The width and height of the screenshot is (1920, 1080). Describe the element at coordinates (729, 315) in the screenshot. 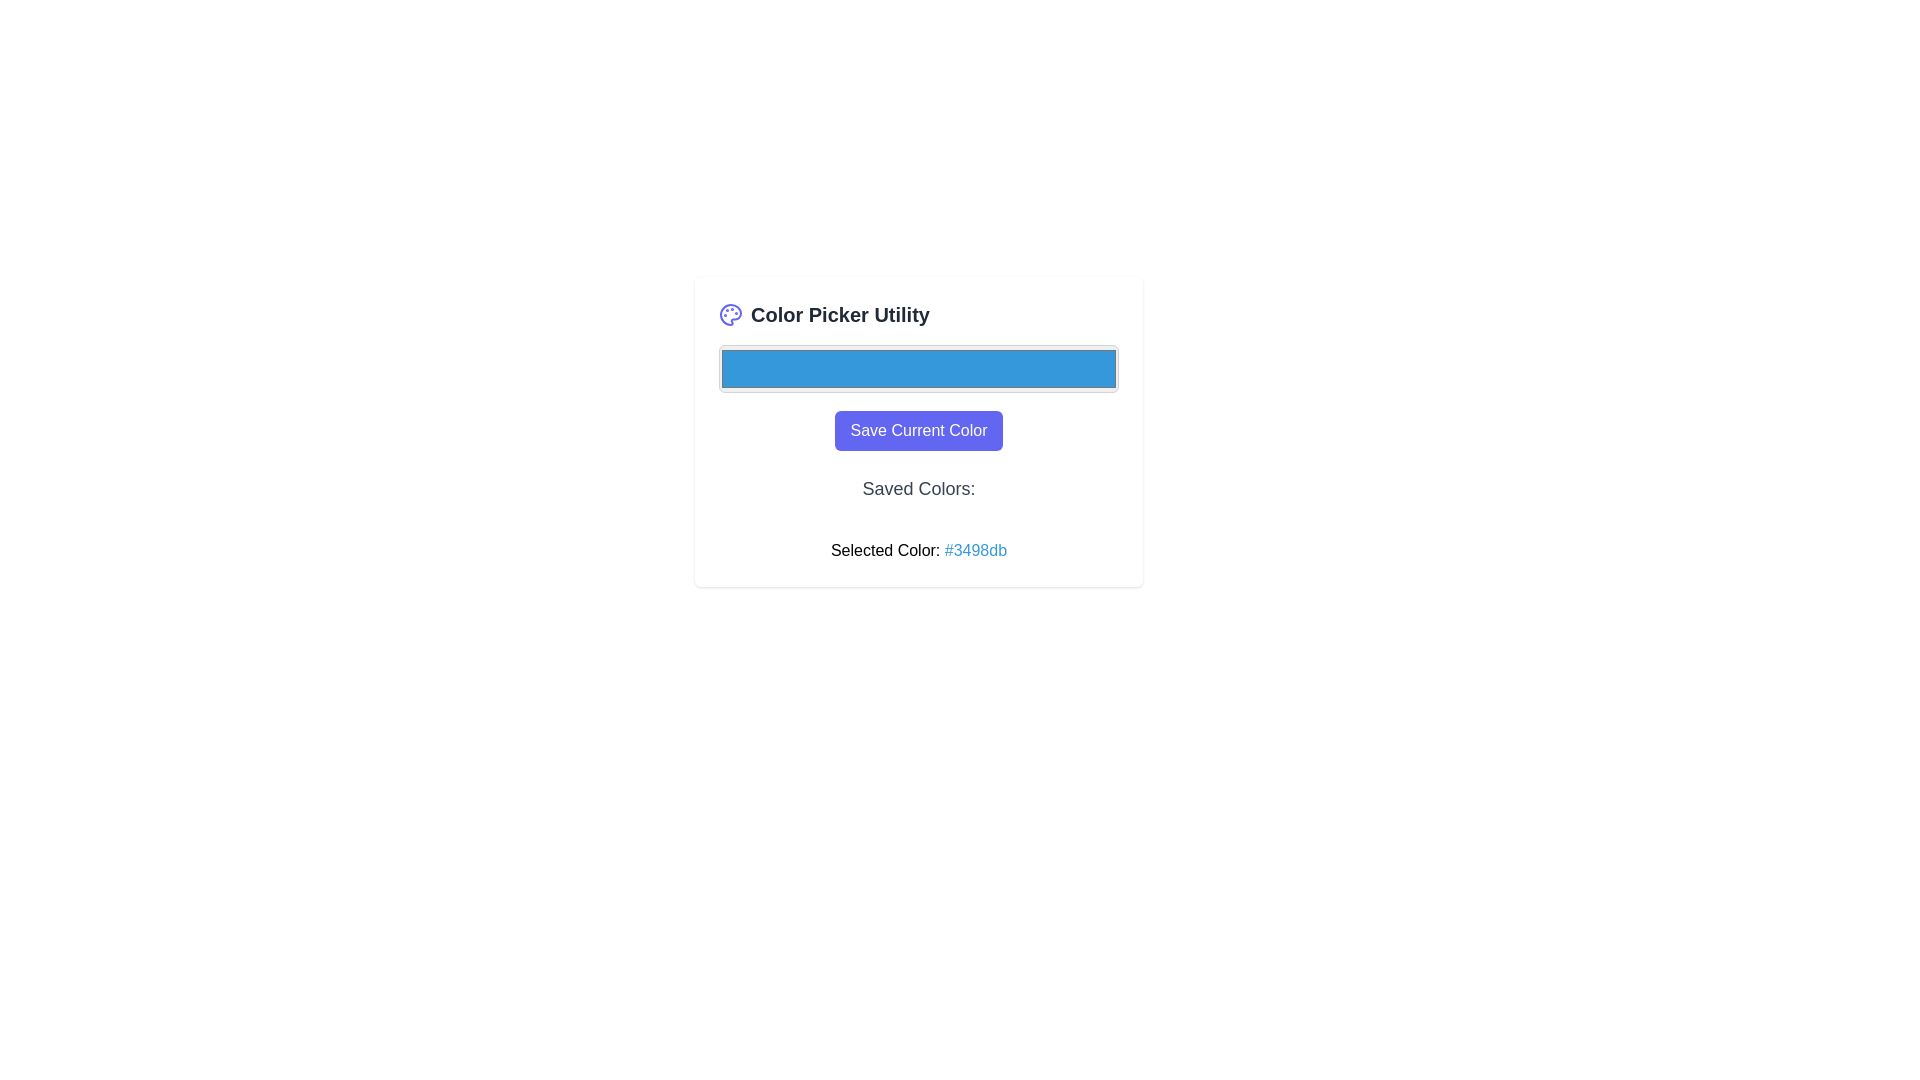

I see `the painter's palette icon resembling a color palette, which is located to the left of the 'Color Picker Utility' title` at that location.